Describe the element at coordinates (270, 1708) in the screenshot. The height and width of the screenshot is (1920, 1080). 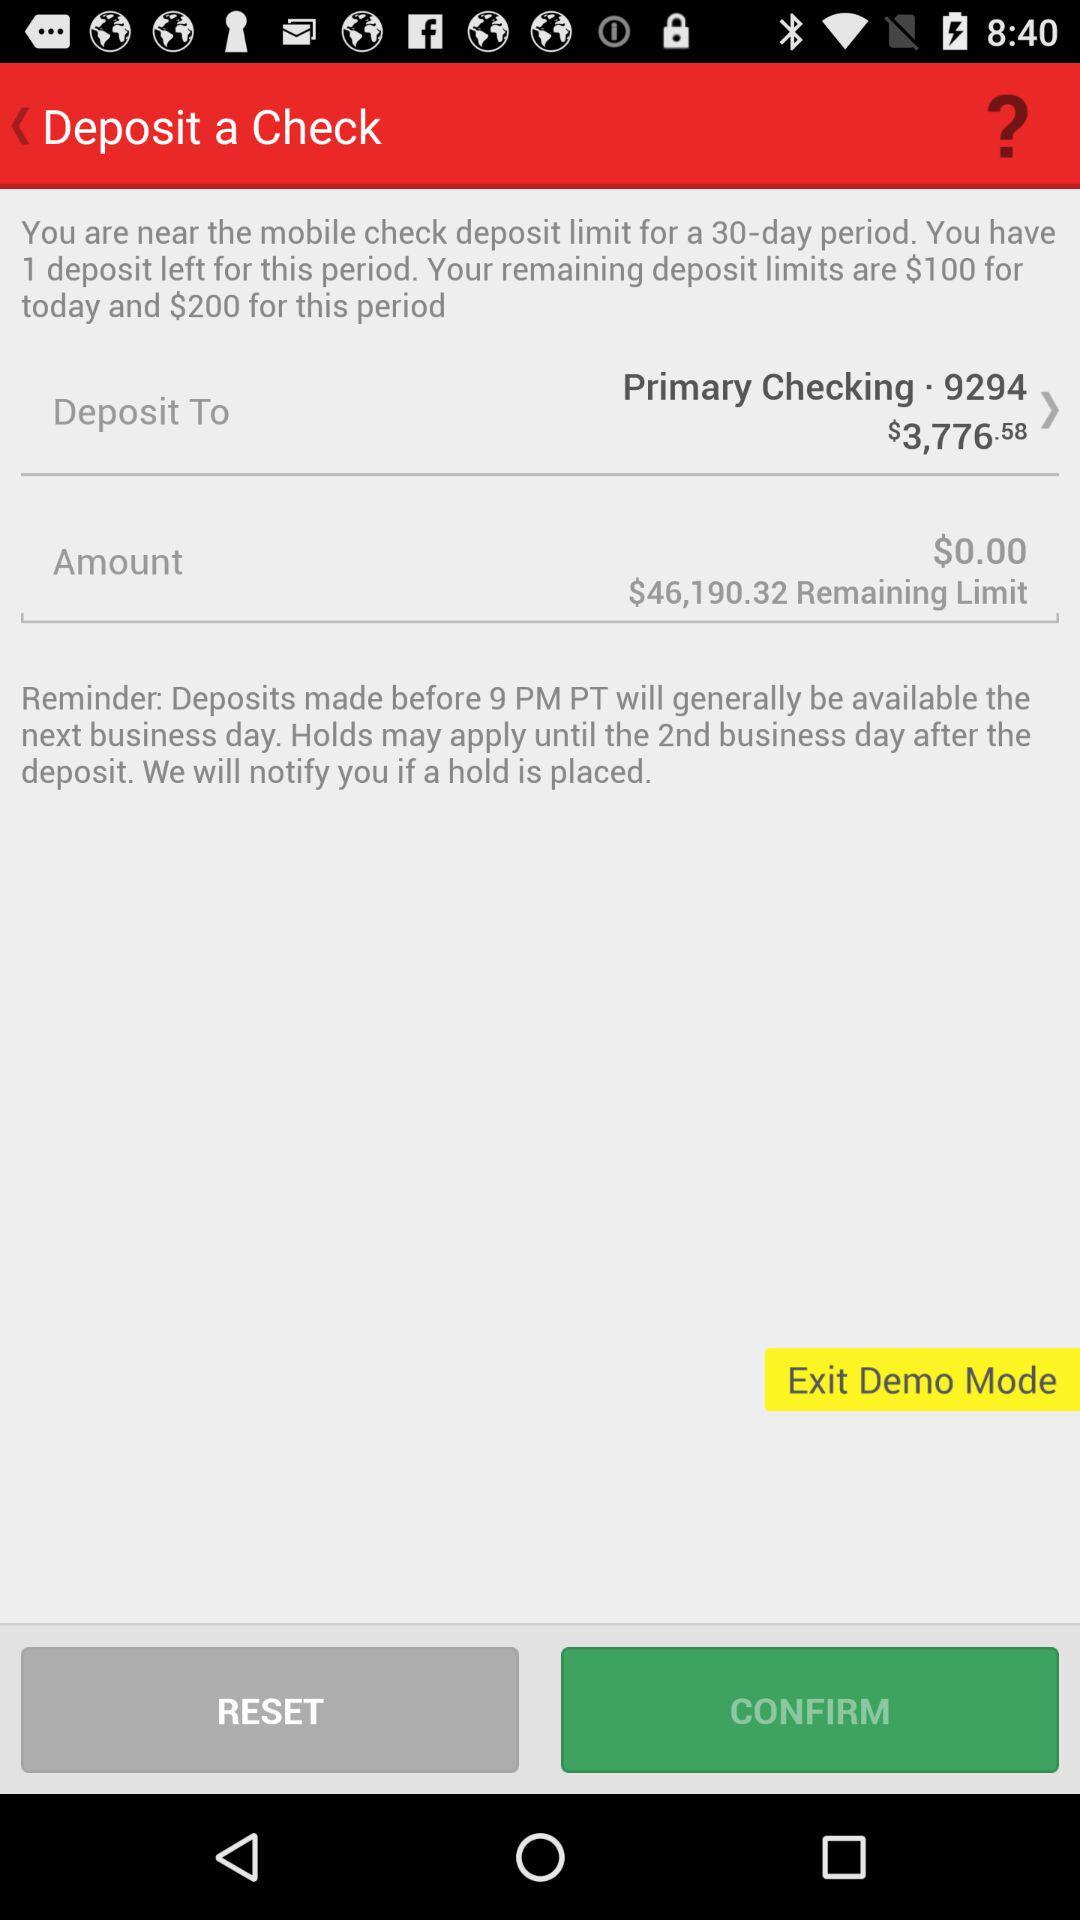
I see `item at the bottom left corner` at that location.